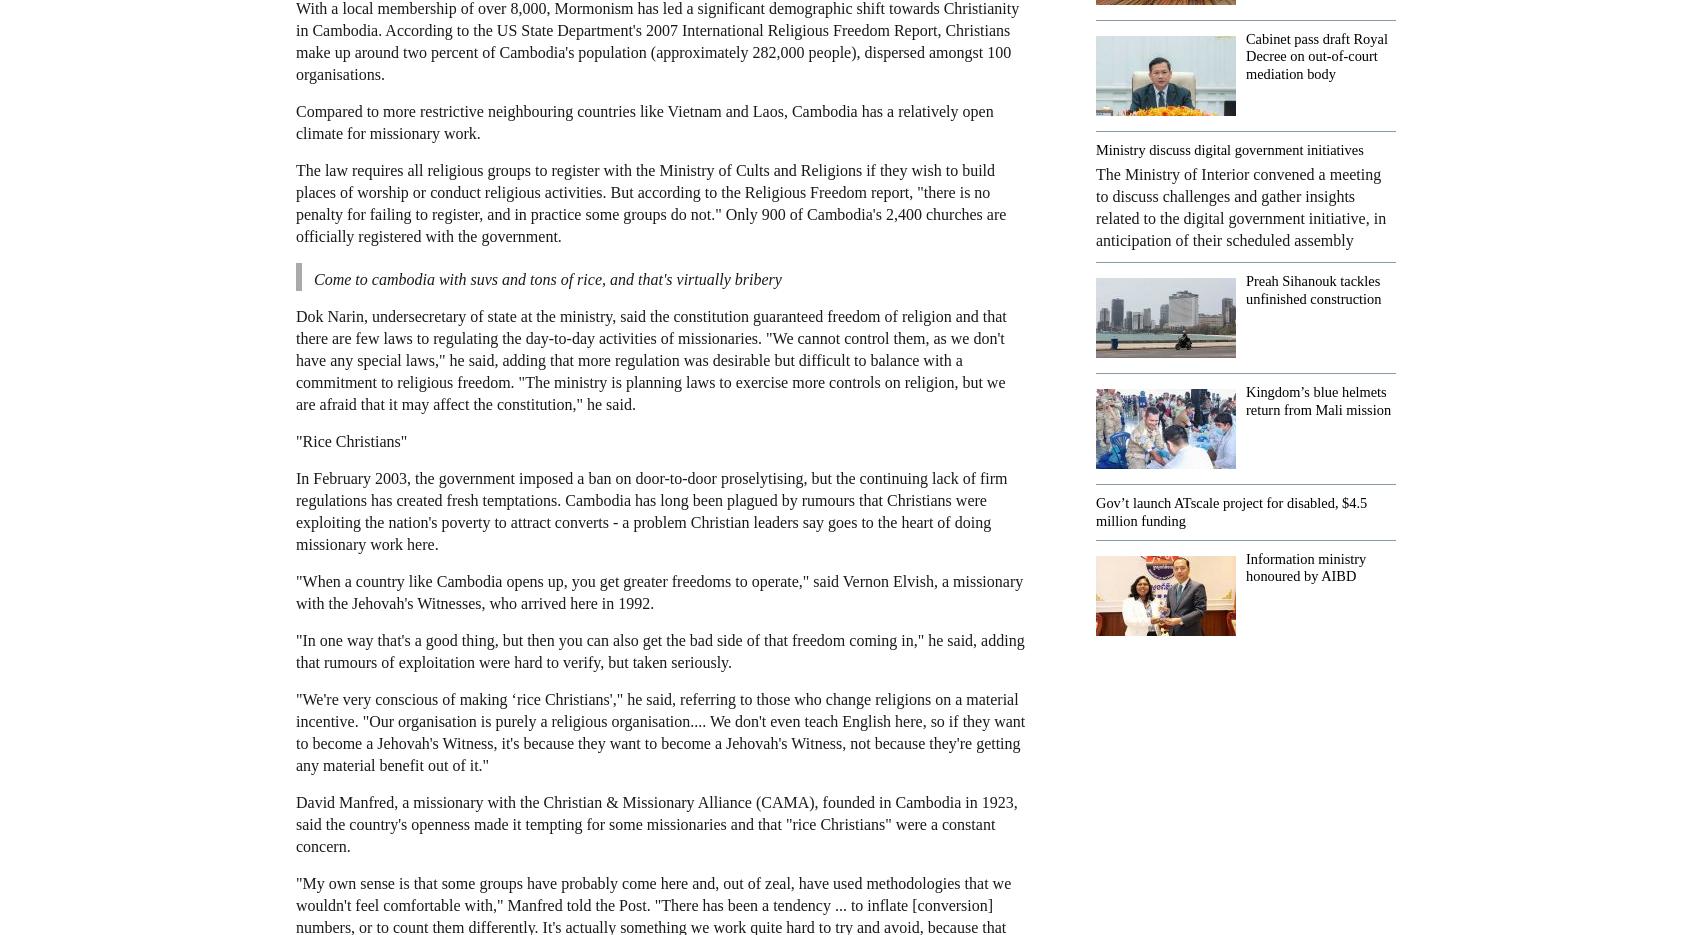 The image size is (1692, 935). Describe the element at coordinates (651, 201) in the screenshot. I see `'The law requires all religious groups to register with the Ministry of Cults and Religions if they wish to build places of worship or conduct religious activities. But according to the Religious Freedom report, "there is no penalty for failing to register, and in practice some groups do not." Only 900 of Cambodia's 2,400 churches are officially registered with the government.'` at that location.